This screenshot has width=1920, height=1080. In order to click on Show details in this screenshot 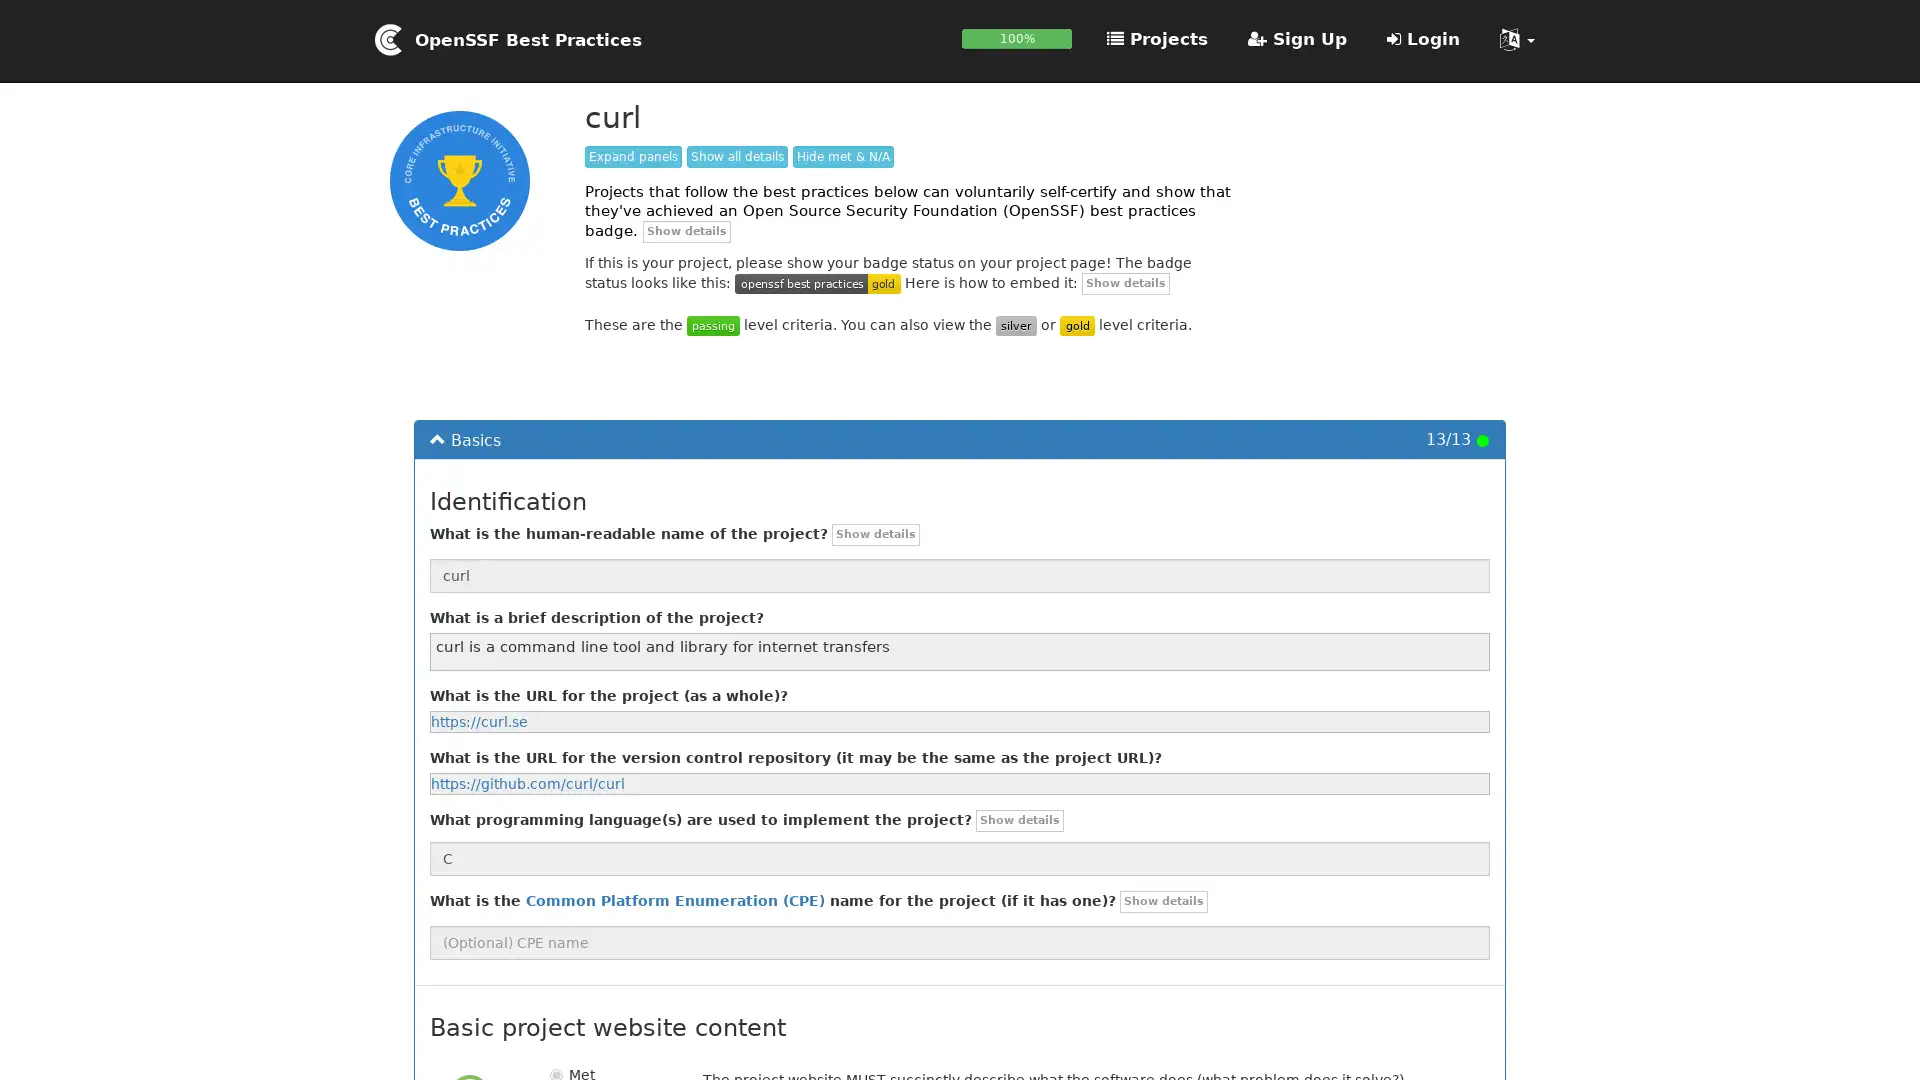, I will do `click(1019, 821)`.